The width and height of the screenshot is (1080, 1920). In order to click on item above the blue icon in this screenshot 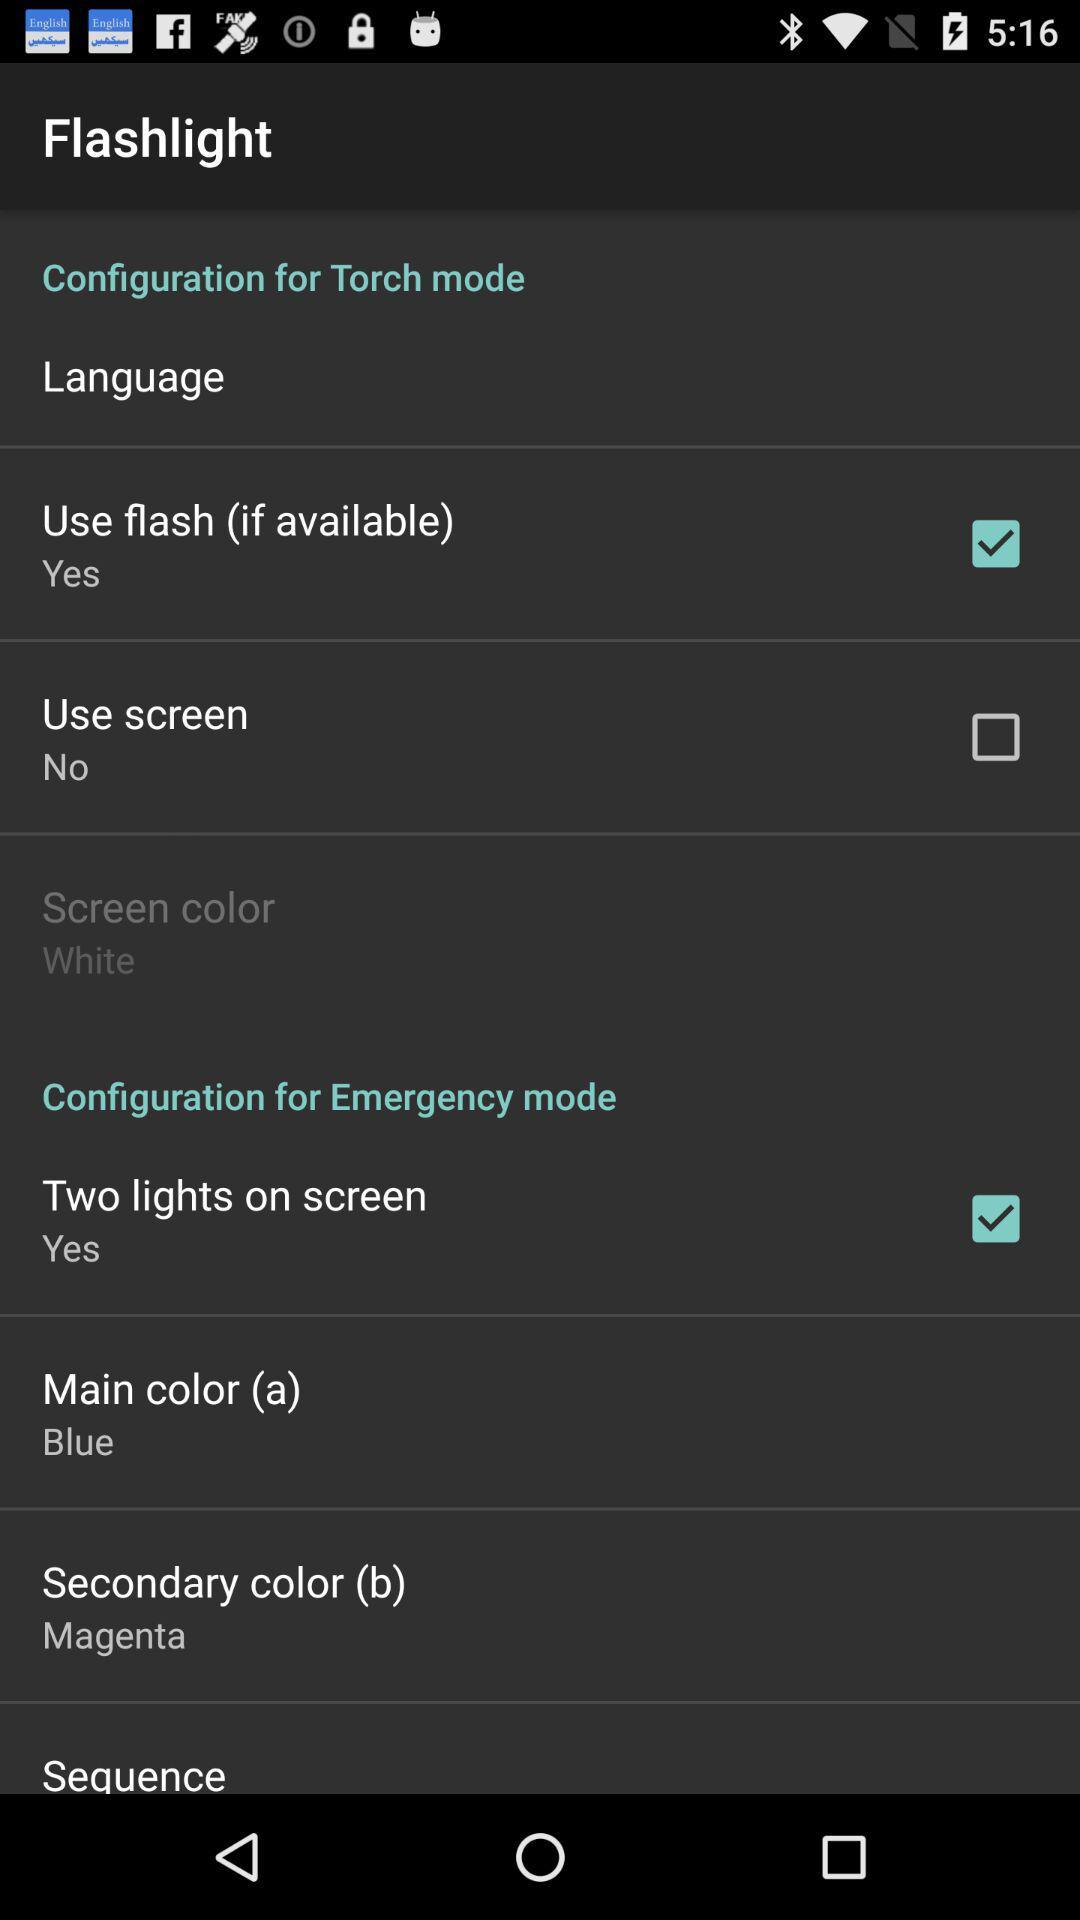, I will do `click(170, 1386)`.